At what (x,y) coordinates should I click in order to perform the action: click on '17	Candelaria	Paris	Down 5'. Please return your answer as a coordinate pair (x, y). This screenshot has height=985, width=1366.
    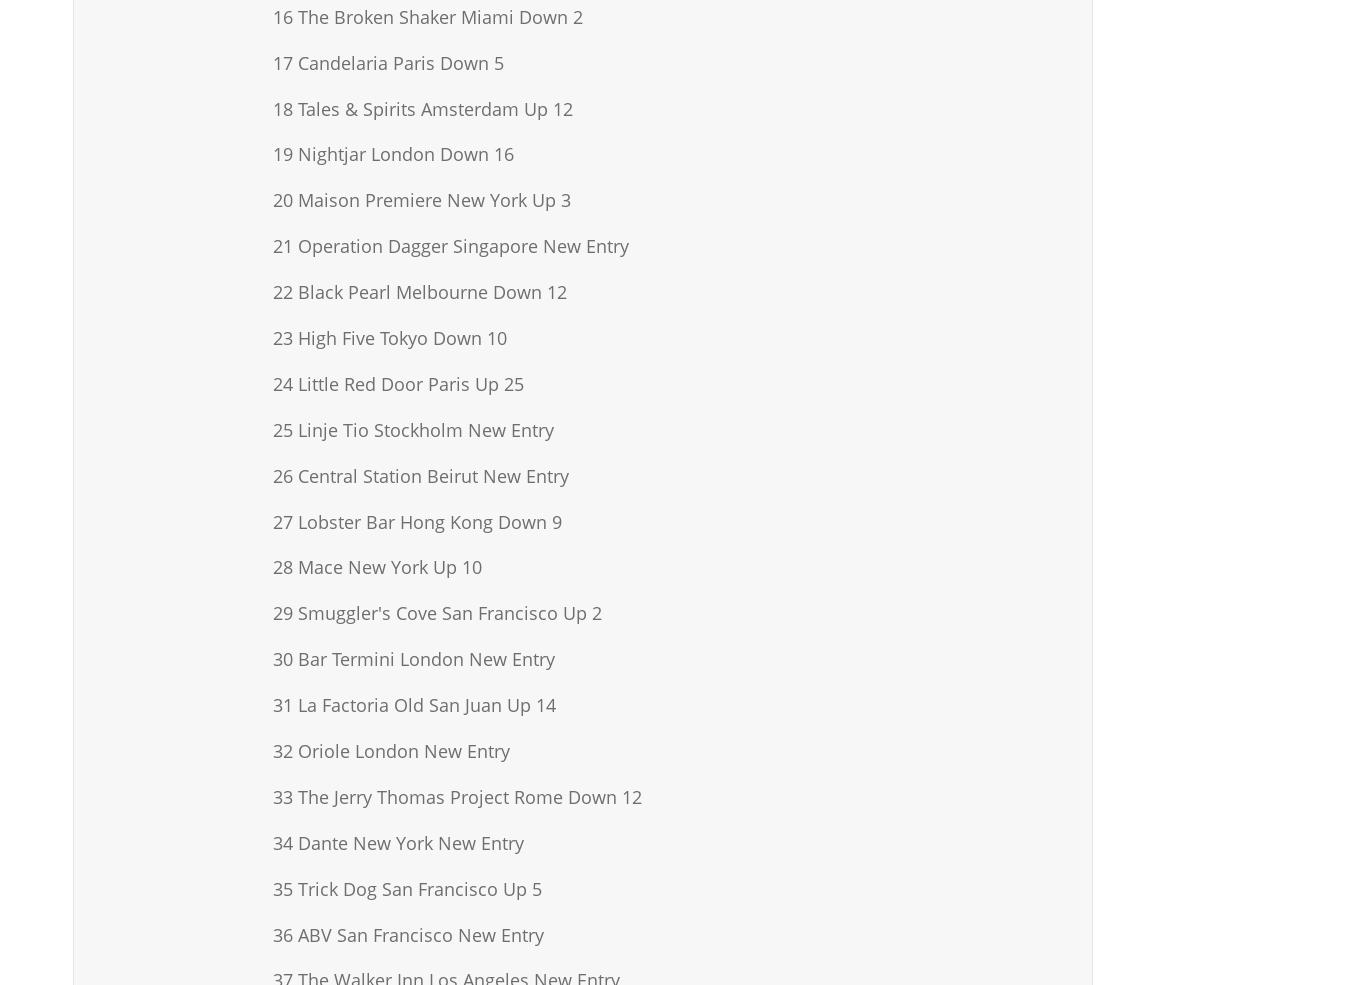
    Looking at the image, I should click on (387, 60).